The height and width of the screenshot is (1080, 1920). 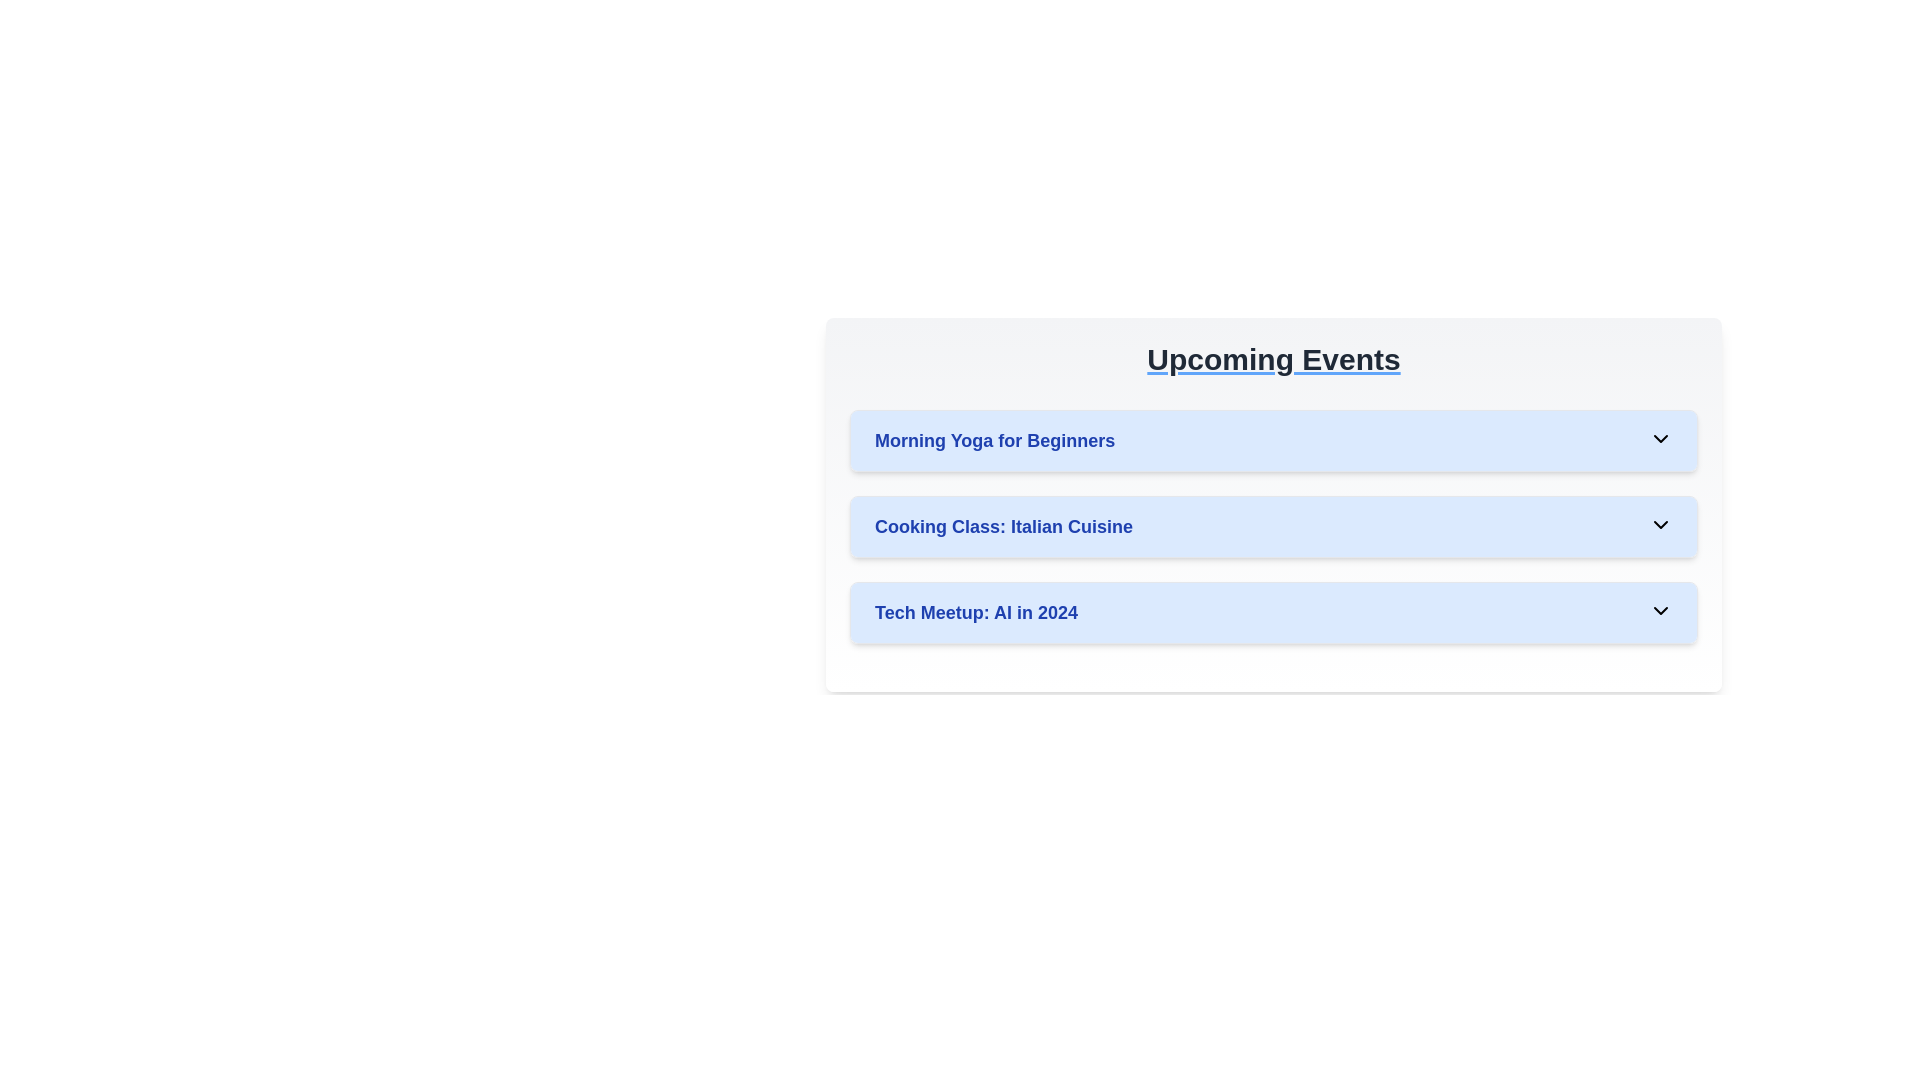 What do you see at coordinates (1272, 612) in the screenshot?
I see `the Interactive Dropdown Item labeled 'Tech Meetup: AI in 2024'` at bounding box center [1272, 612].